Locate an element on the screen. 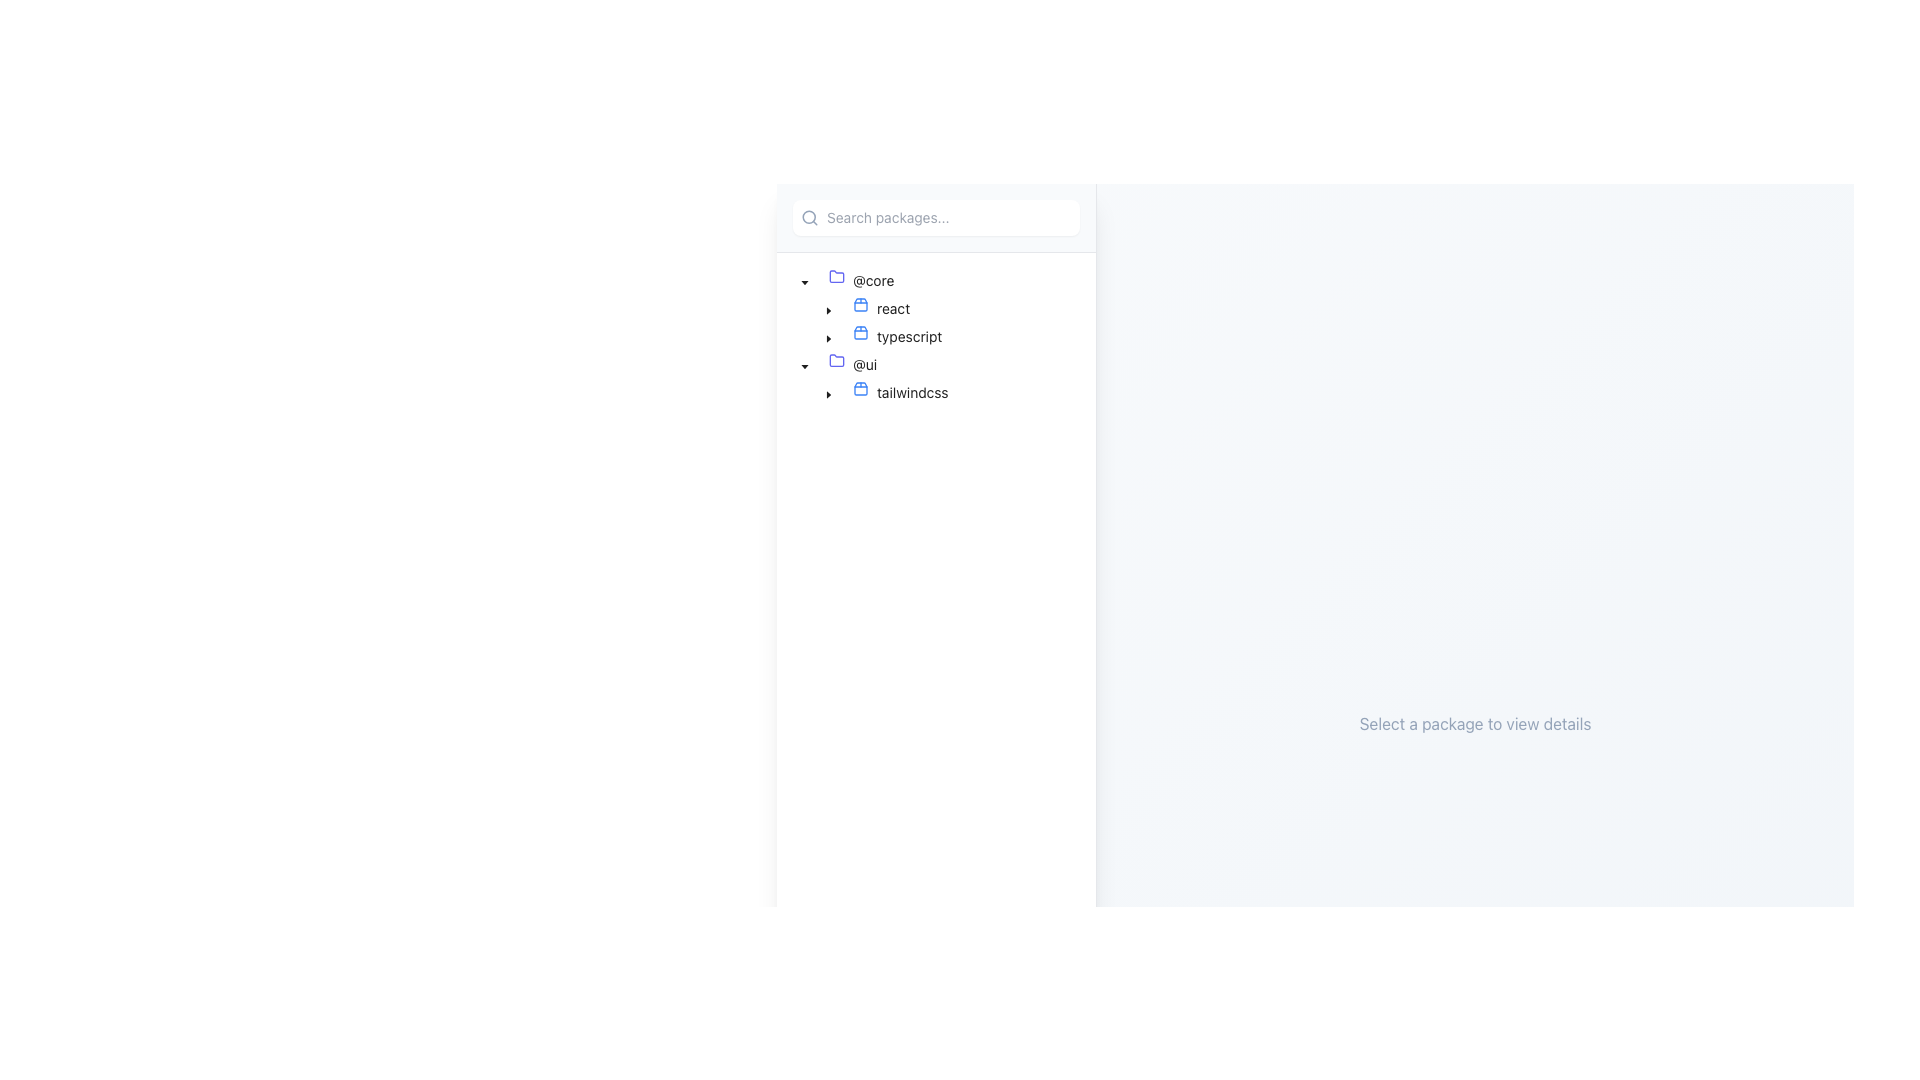 Image resolution: width=1920 pixels, height=1080 pixels. the Tree View Node labeled 'react' is located at coordinates (855, 308).